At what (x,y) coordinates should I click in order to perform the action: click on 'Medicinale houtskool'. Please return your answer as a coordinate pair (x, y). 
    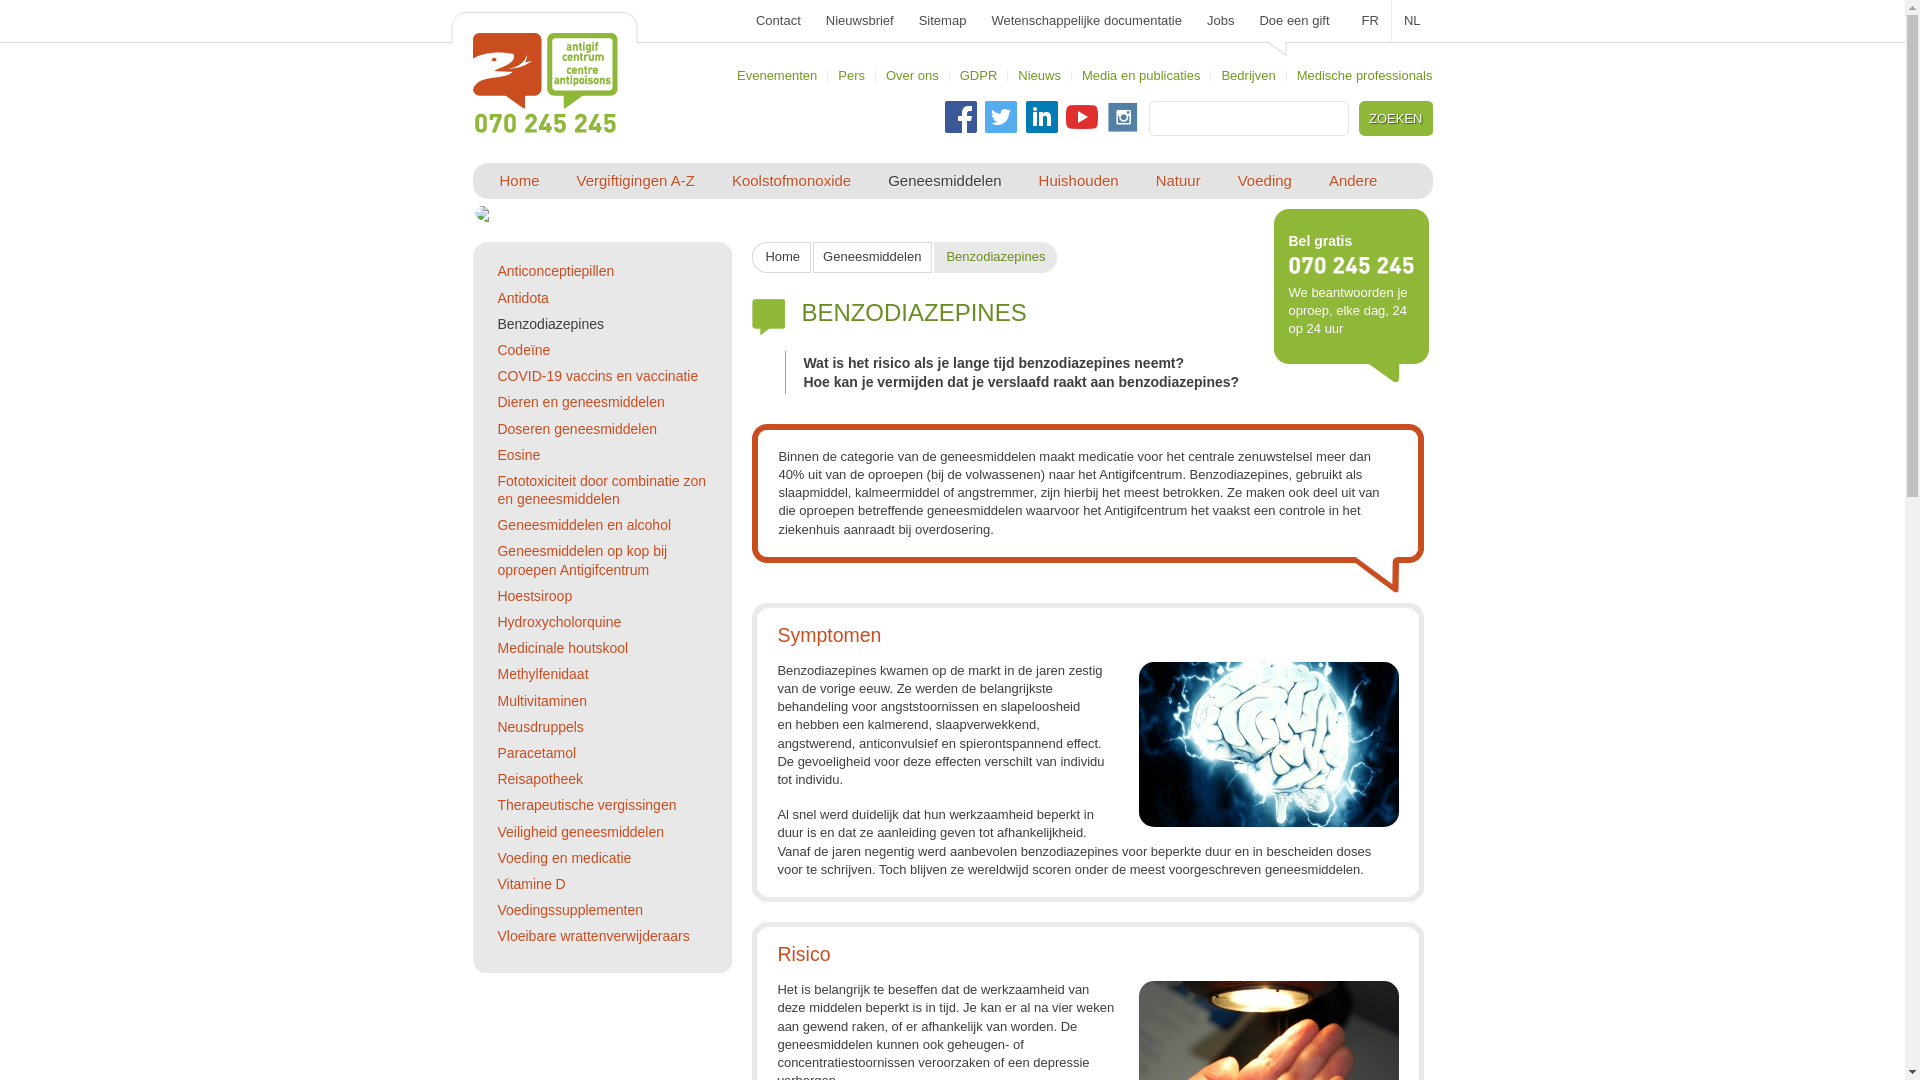
    Looking at the image, I should click on (561, 648).